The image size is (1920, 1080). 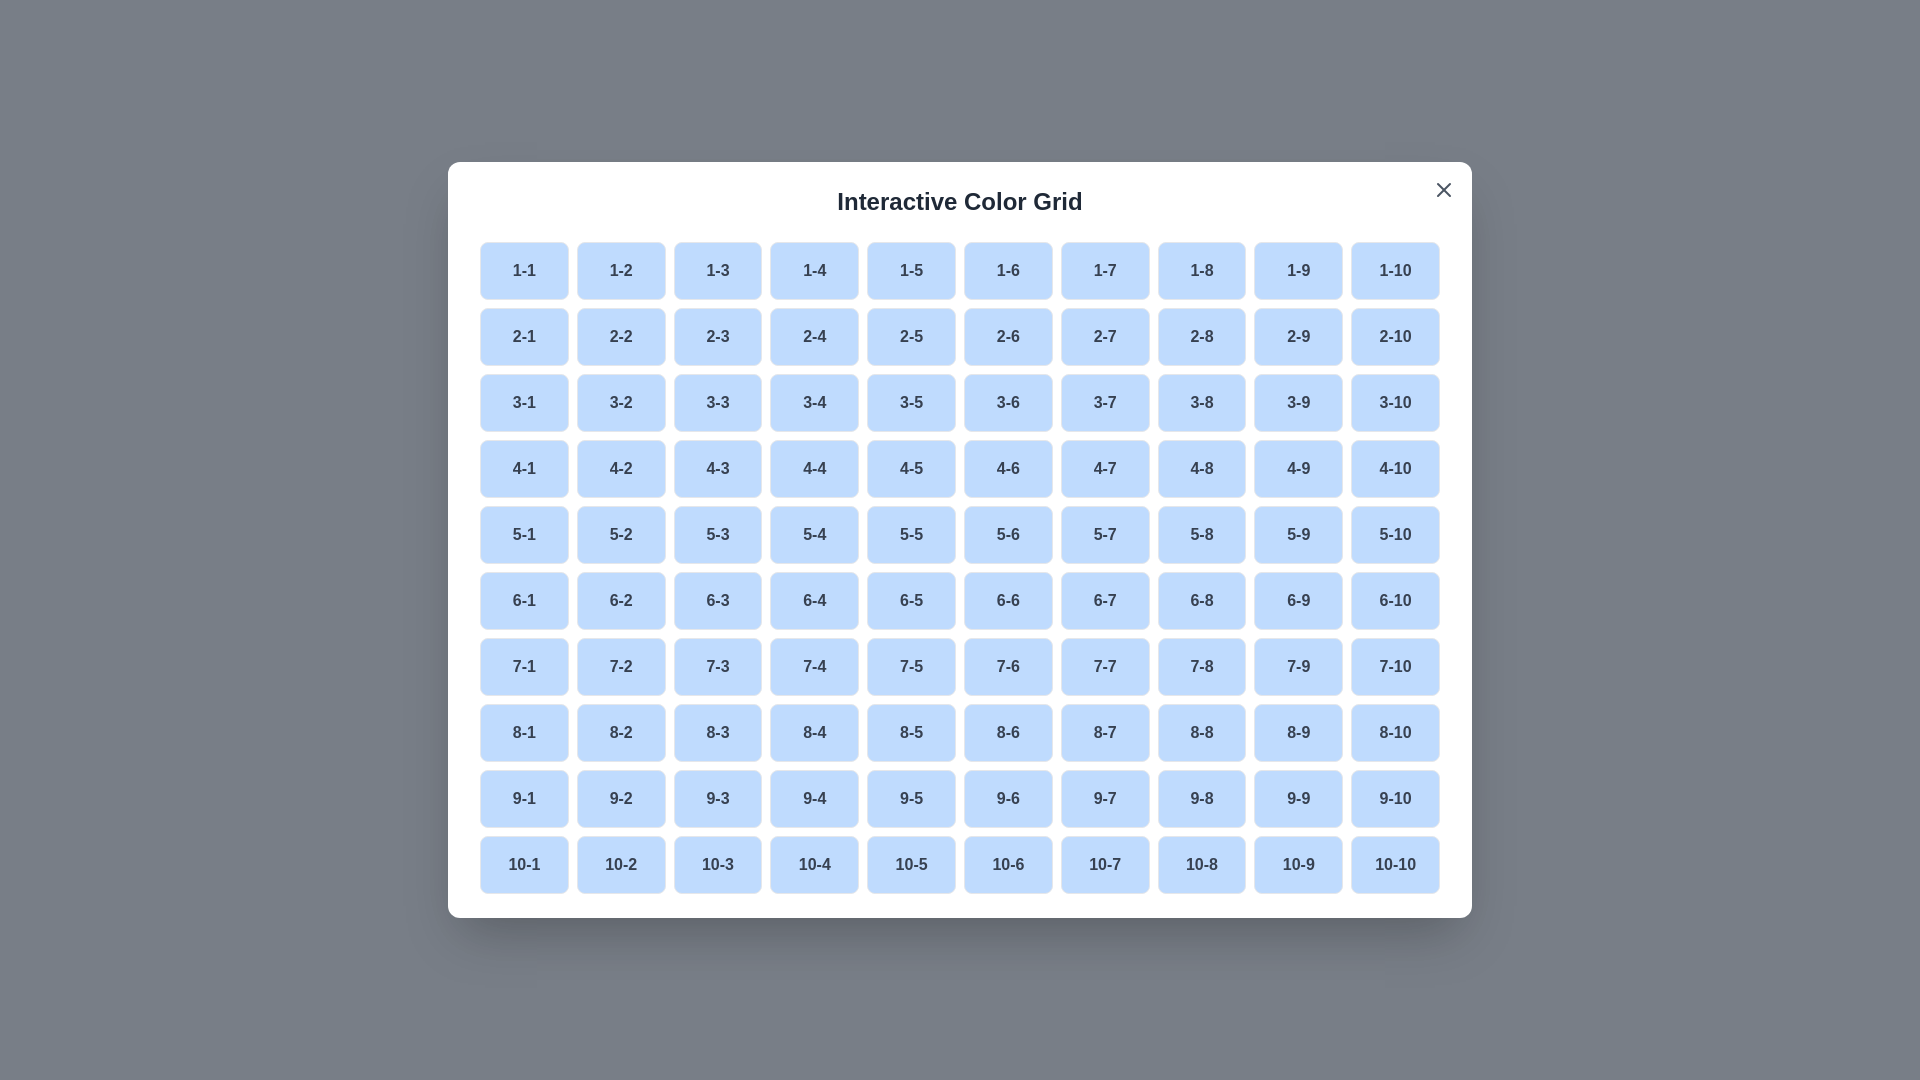 What do you see at coordinates (1444, 189) in the screenshot?
I see `close button to close the dialog` at bounding box center [1444, 189].